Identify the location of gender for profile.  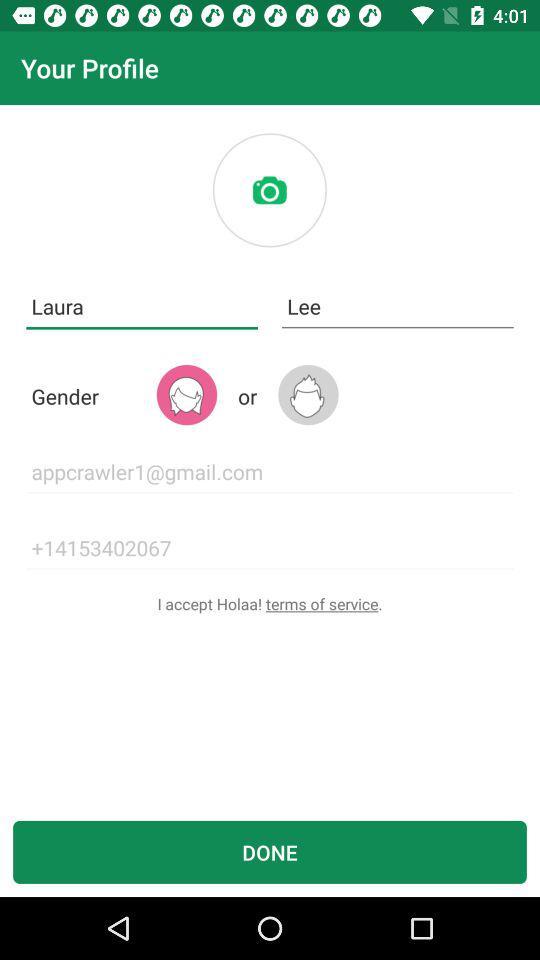
(186, 394).